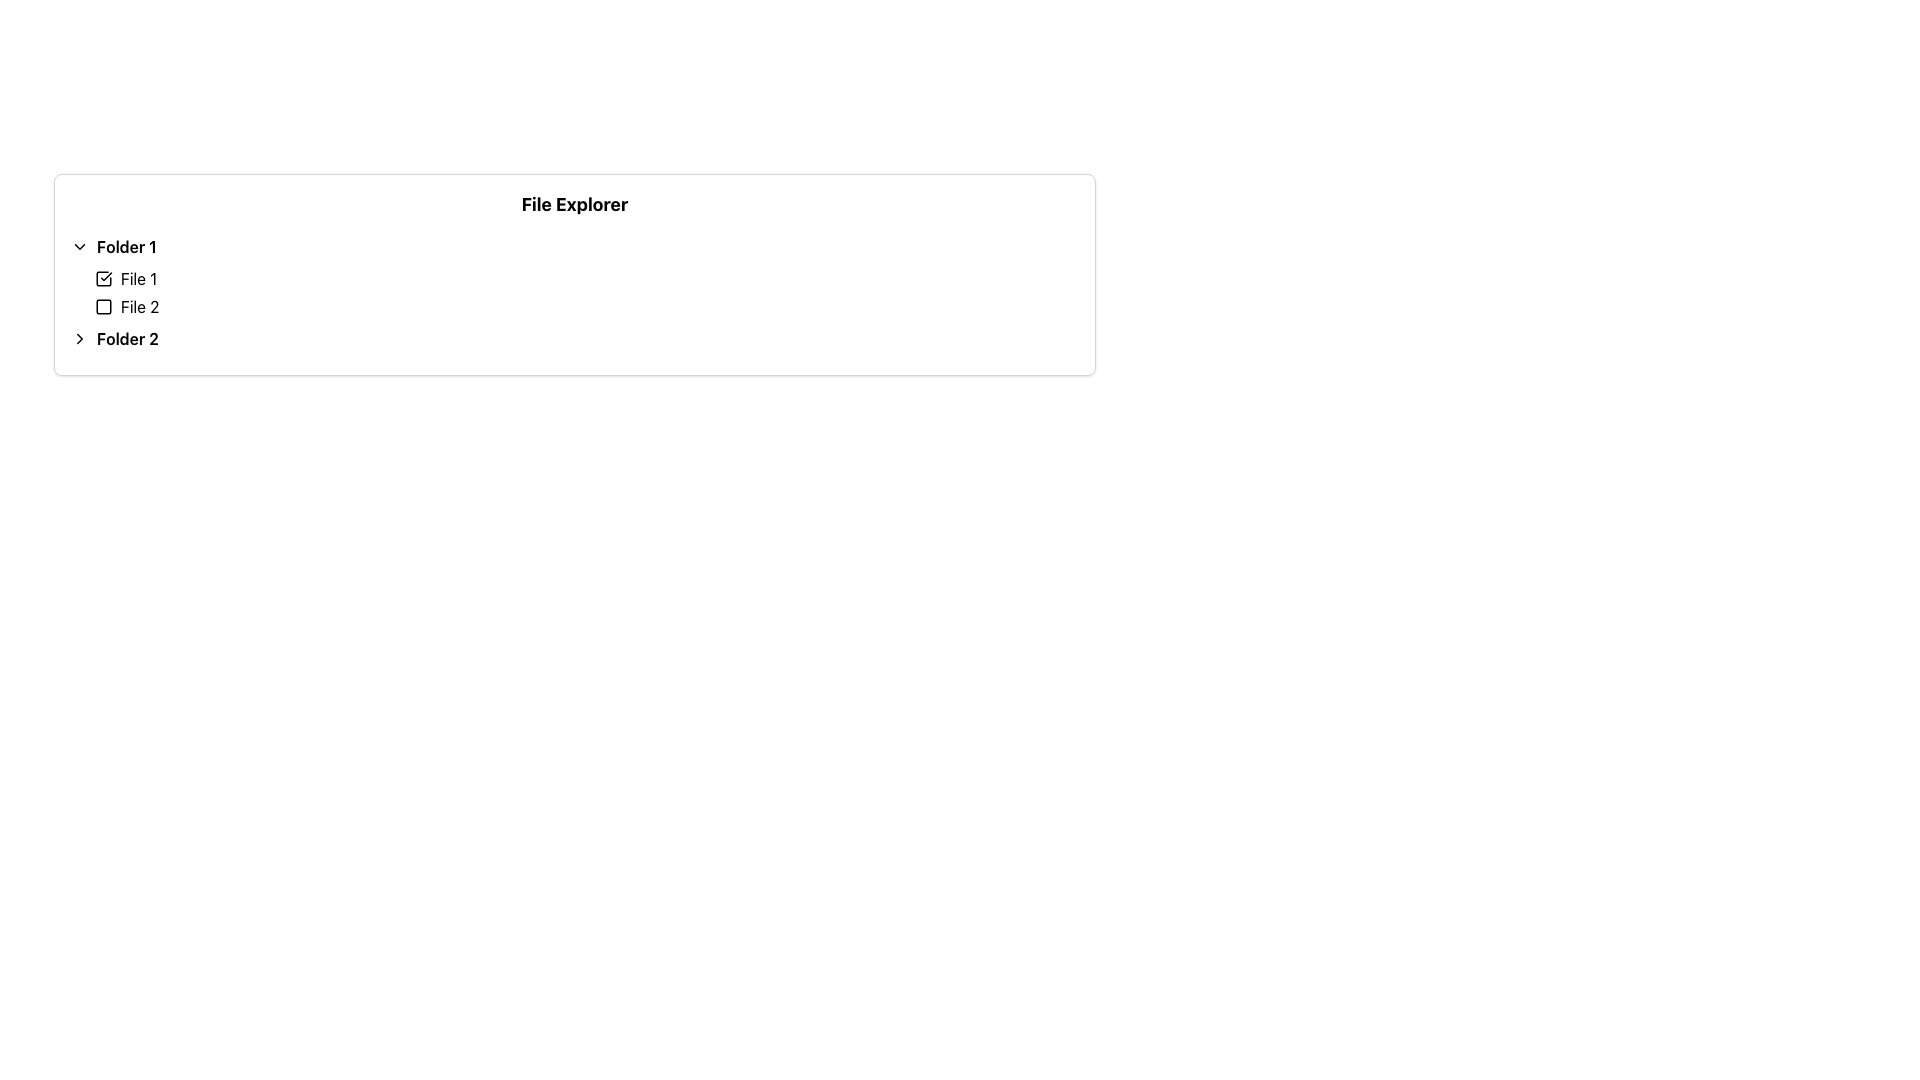  What do you see at coordinates (103, 278) in the screenshot?
I see `the border of the checkbox icon for 'File 1', which is represented as a square with rounded corners and a thin stroke` at bounding box center [103, 278].